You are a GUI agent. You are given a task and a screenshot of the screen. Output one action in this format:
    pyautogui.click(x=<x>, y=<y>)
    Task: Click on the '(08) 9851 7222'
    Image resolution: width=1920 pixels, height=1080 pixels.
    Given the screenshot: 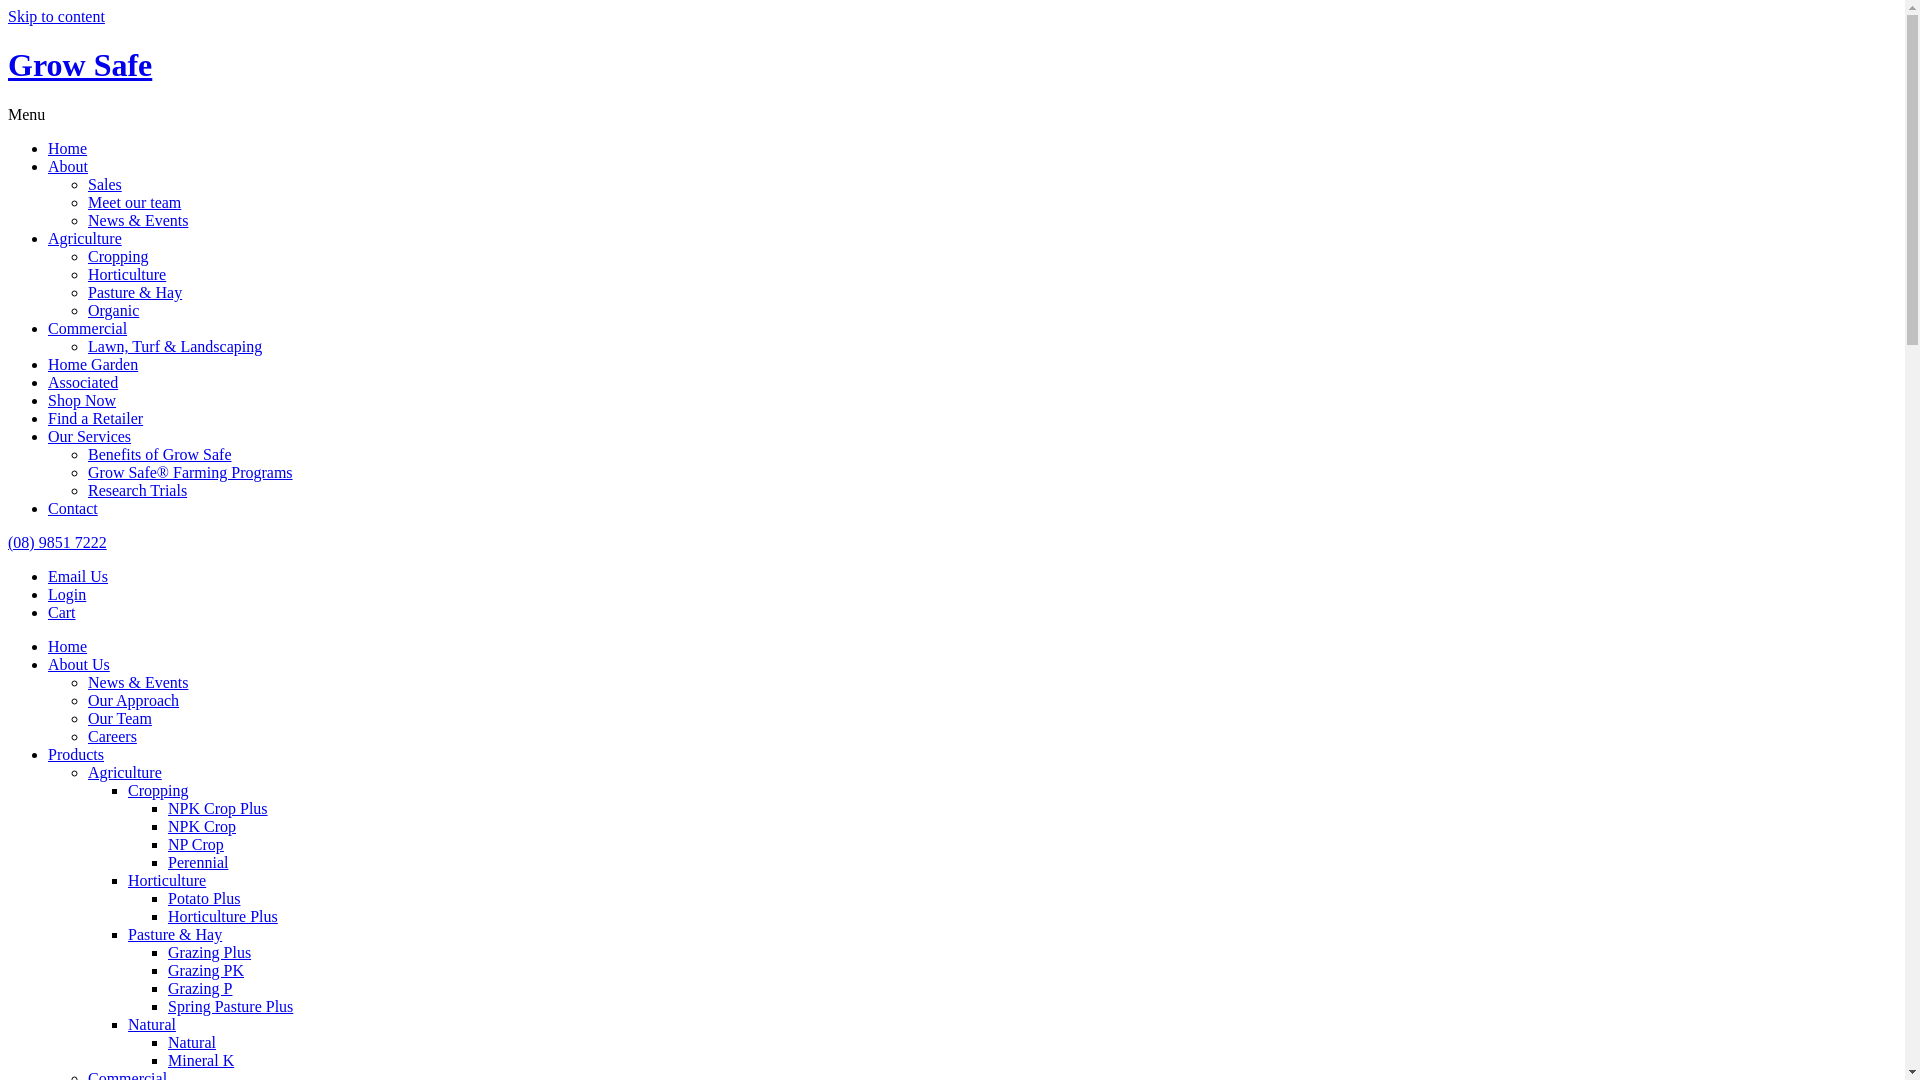 What is the action you would take?
    pyautogui.click(x=57, y=542)
    